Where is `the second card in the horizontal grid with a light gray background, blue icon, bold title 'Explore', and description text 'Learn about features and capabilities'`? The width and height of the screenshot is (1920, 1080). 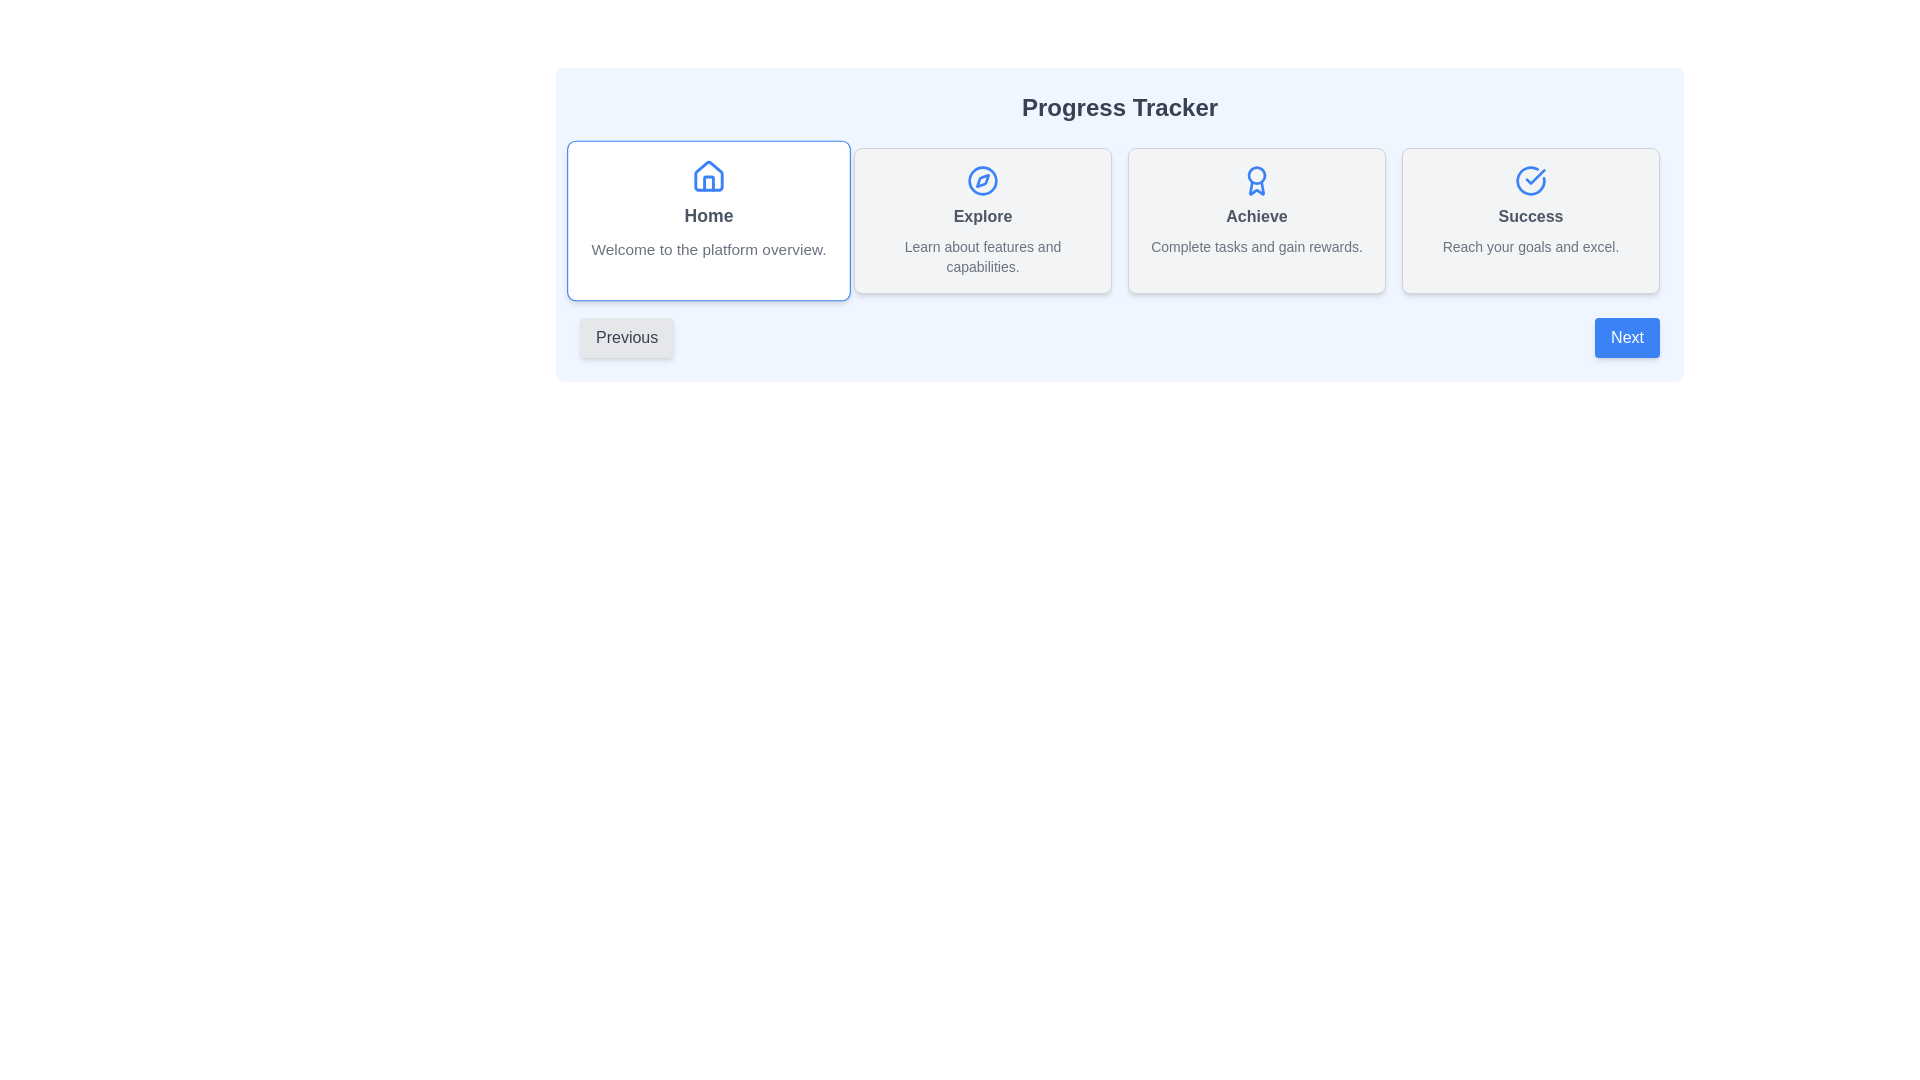 the second card in the horizontal grid with a light gray background, blue icon, bold title 'Explore', and description text 'Learn about features and capabilities' is located at coordinates (983, 220).